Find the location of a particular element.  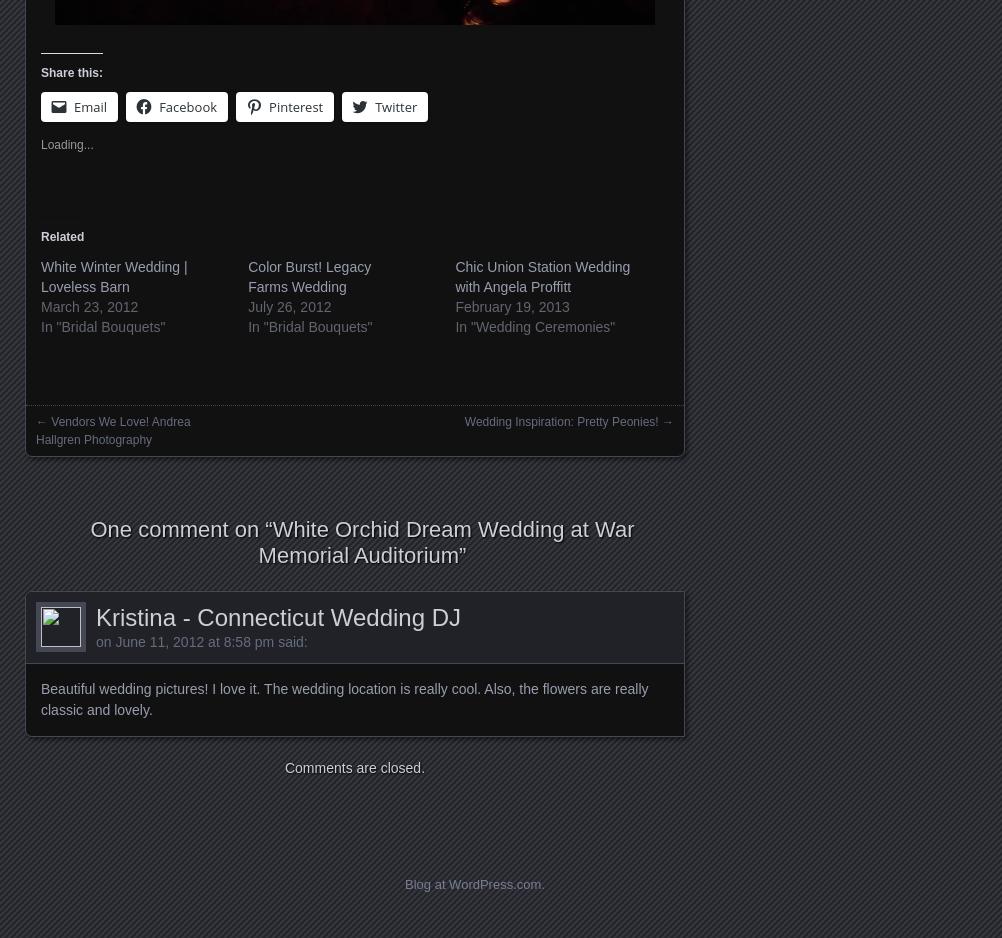

'Twitter' is located at coordinates (395, 106).